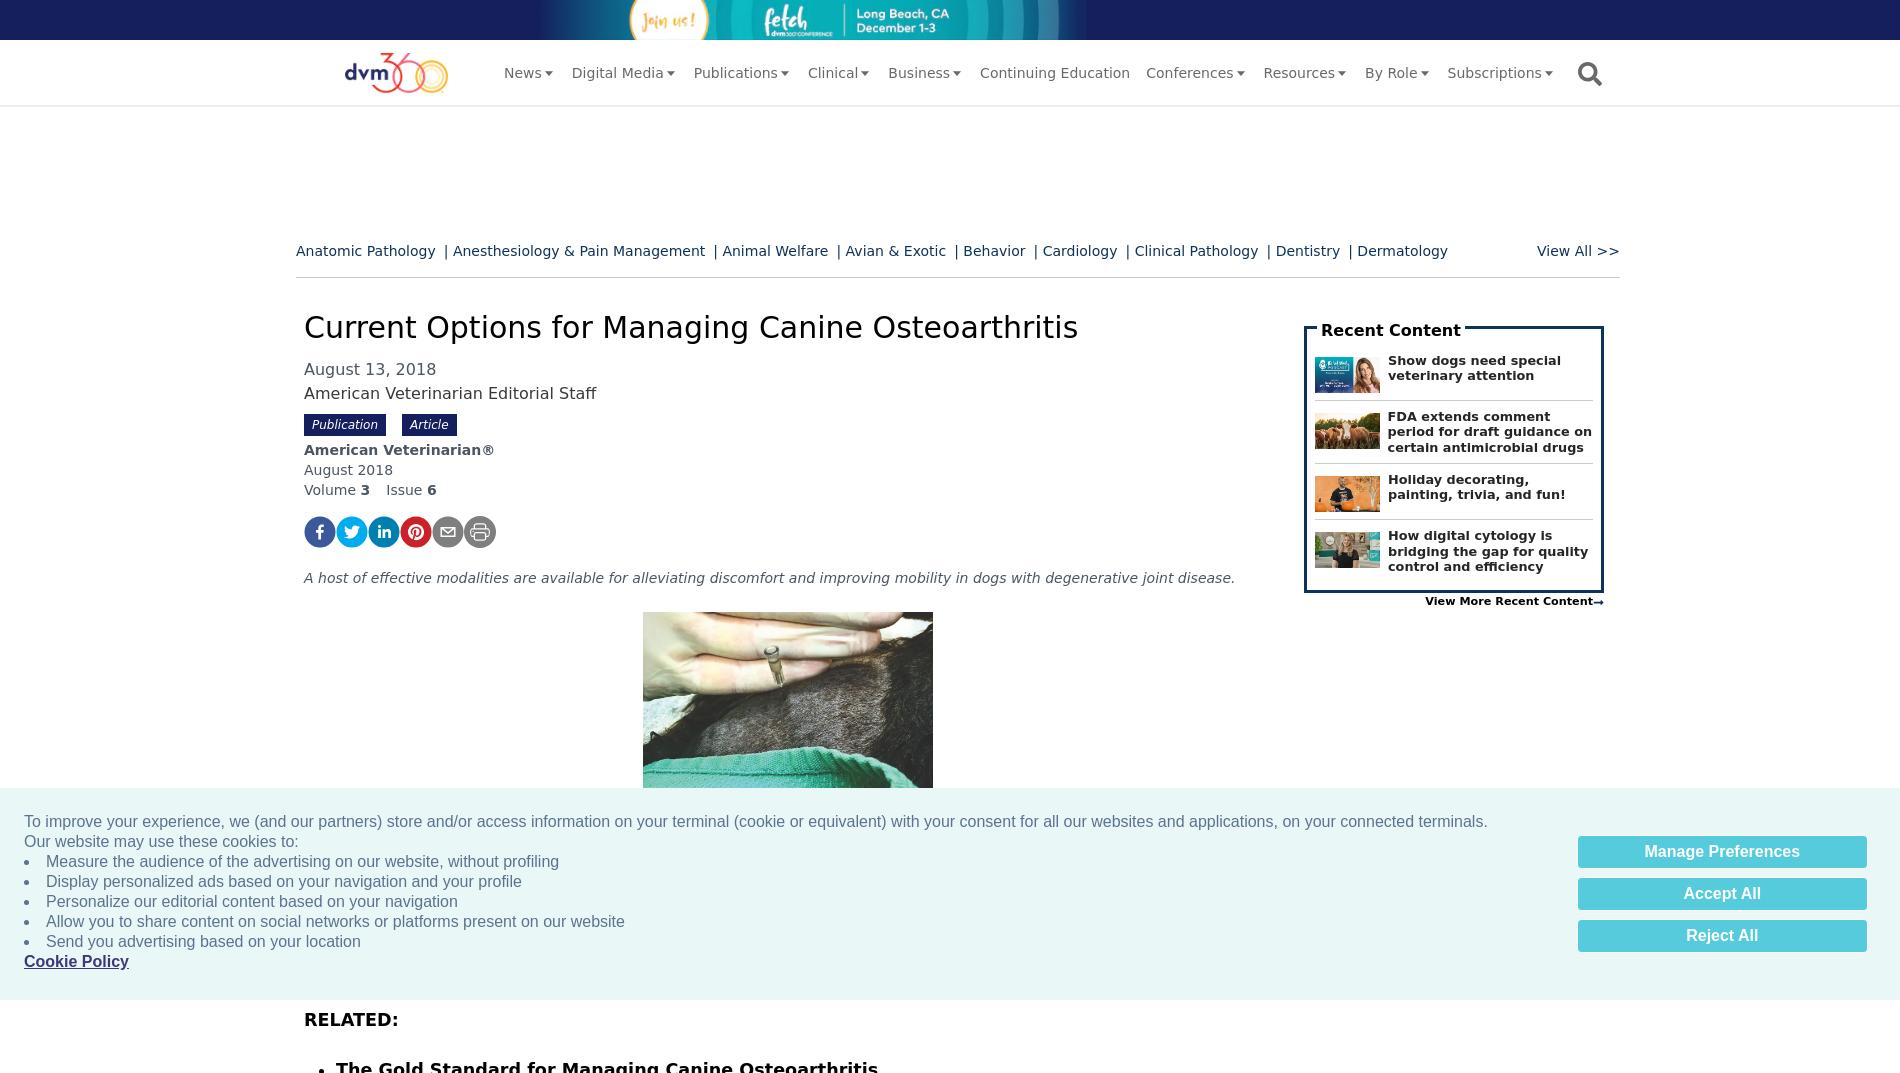 The width and height of the screenshot is (1900, 1073). Describe the element at coordinates (630, 299) in the screenshot. I see `'|    Endocrinology'` at that location.